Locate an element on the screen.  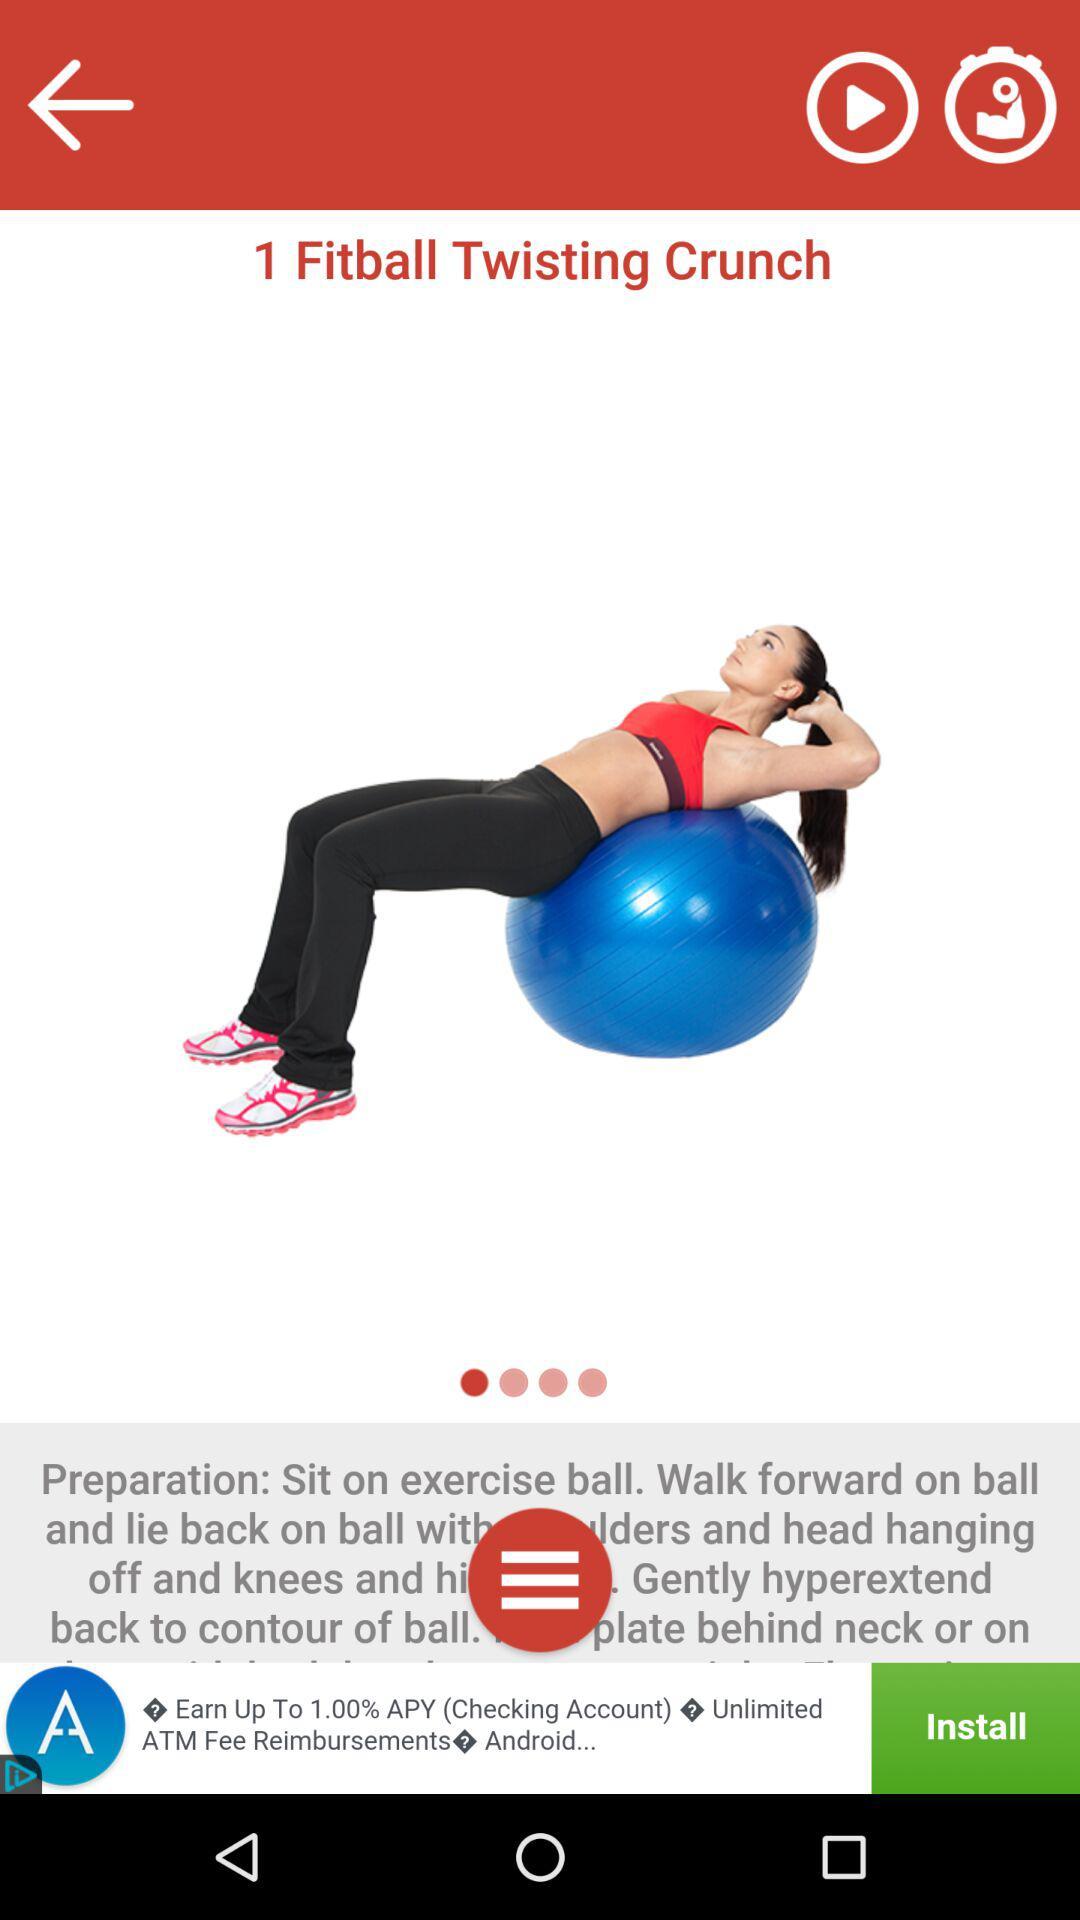
start the video is located at coordinates (861, 104).